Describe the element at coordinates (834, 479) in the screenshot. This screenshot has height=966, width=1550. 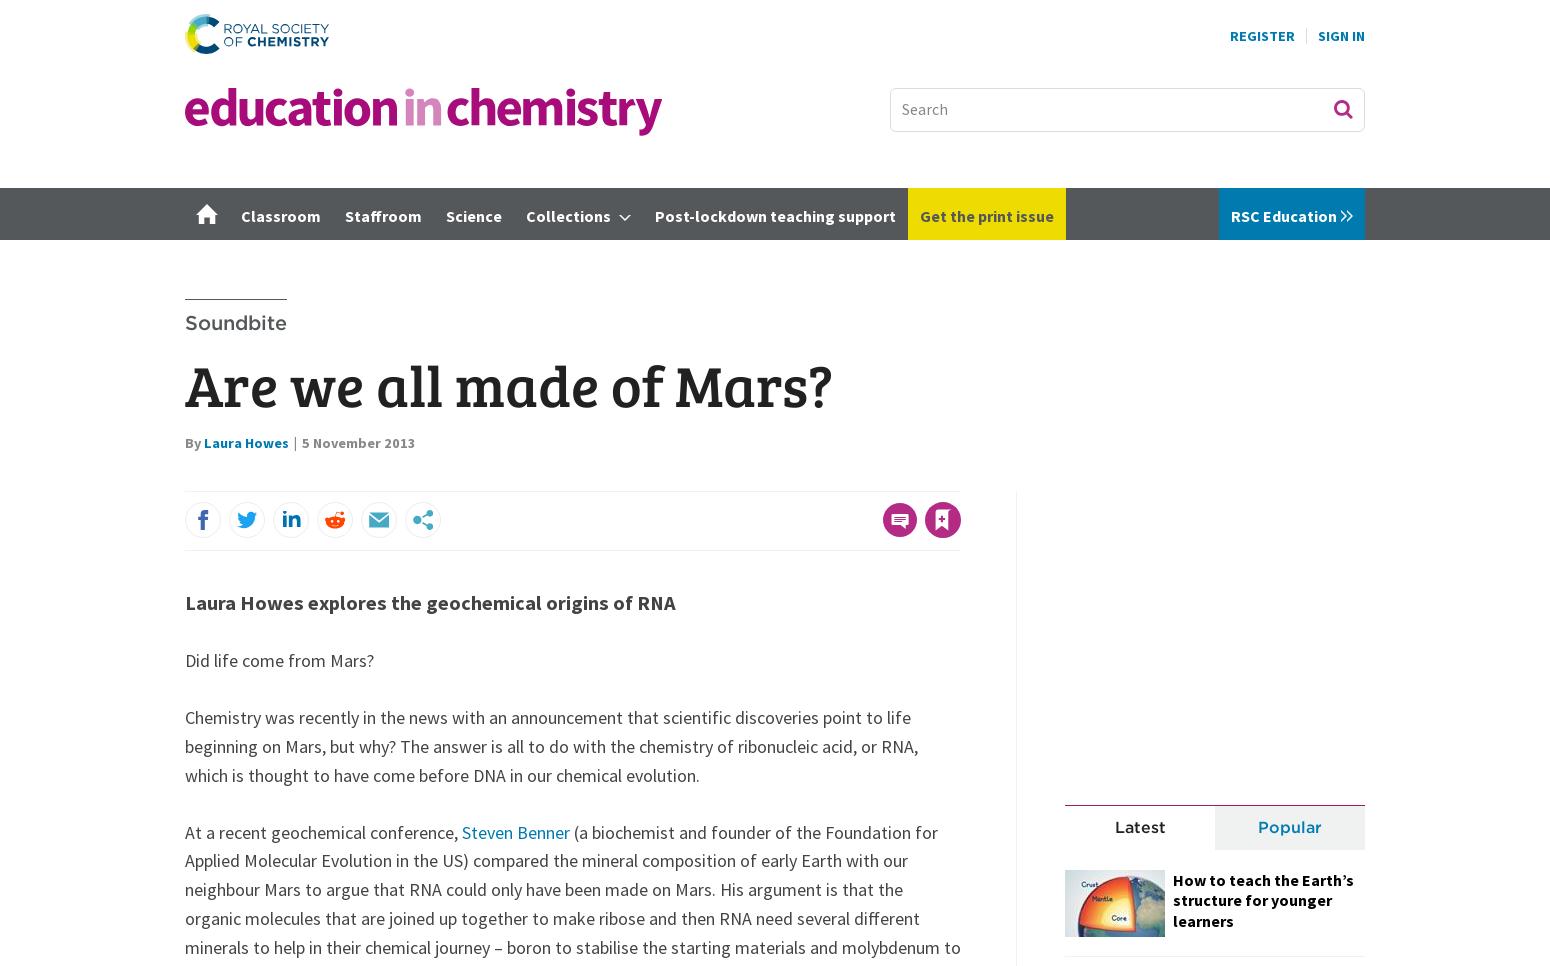
I see `'to your account to use this feature'` at that location.